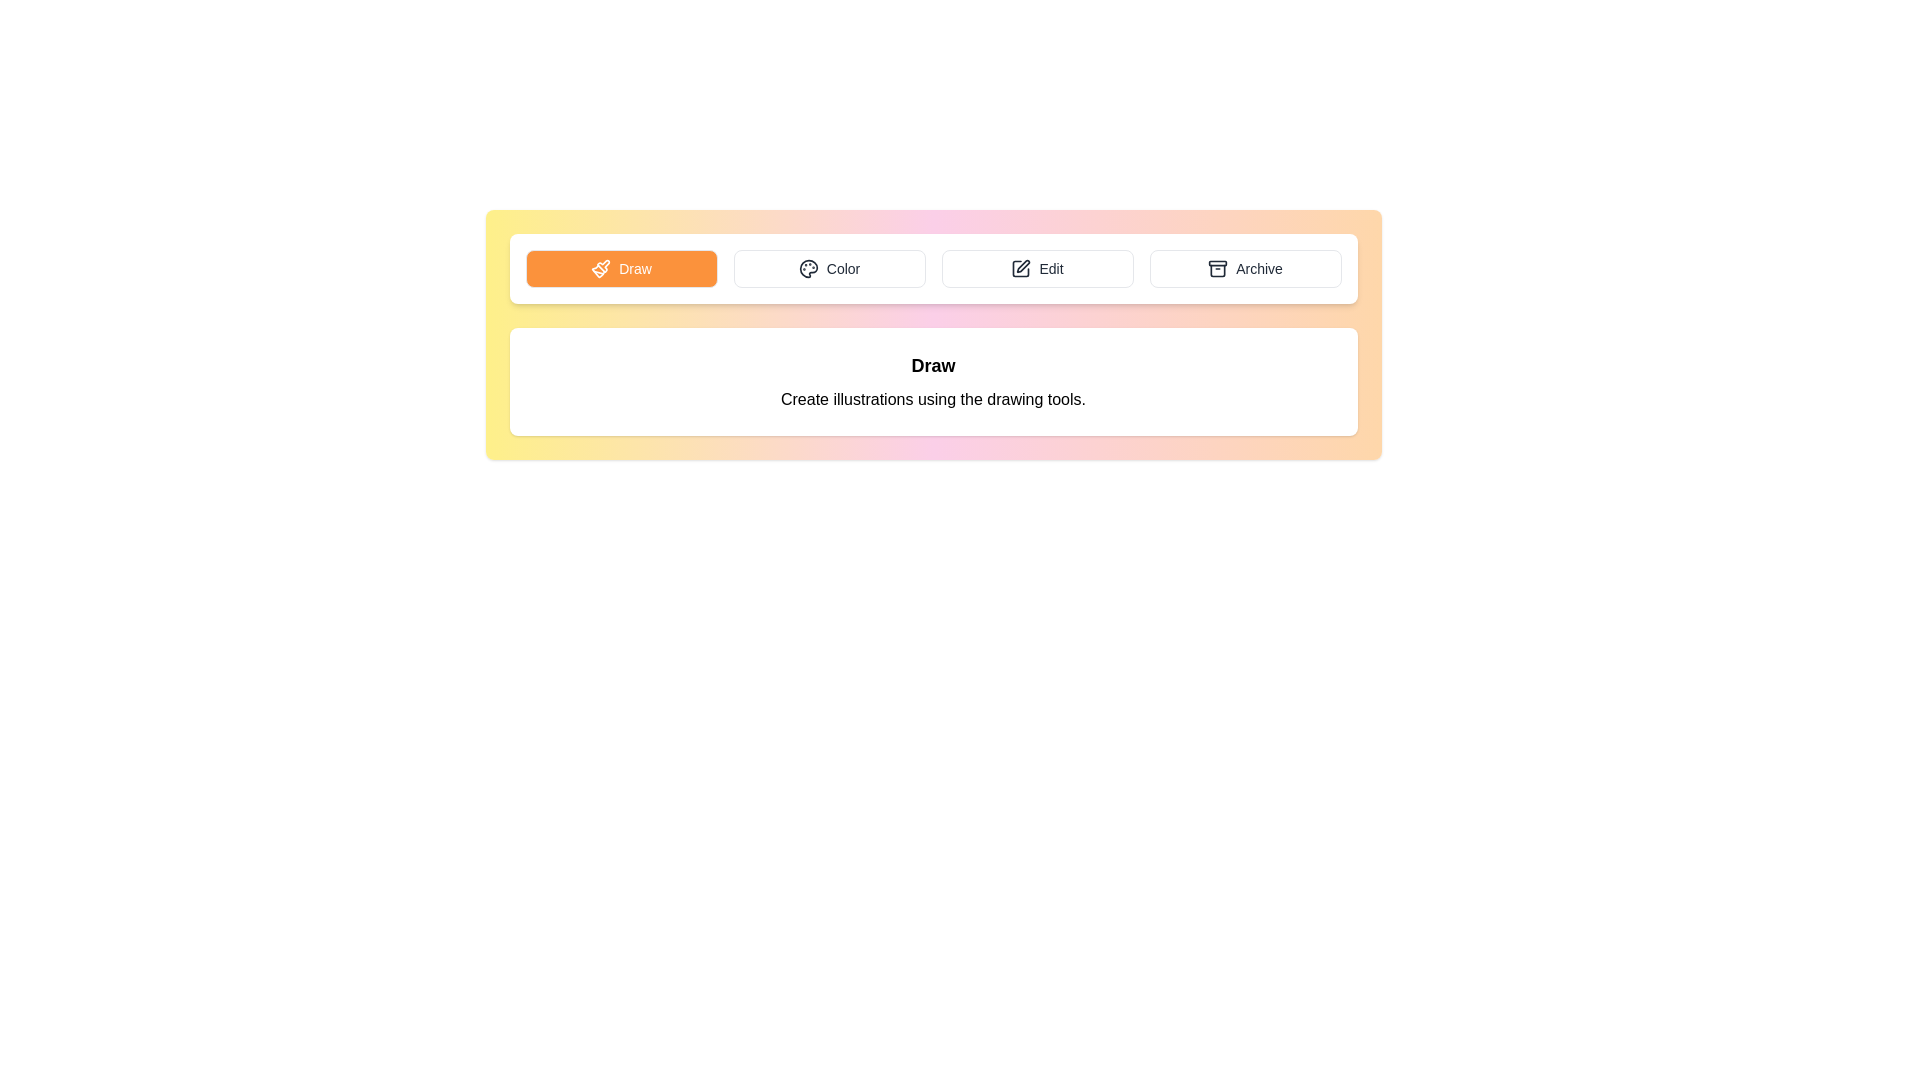 This screenshot has height=1080, width=1920. Describe the element at coordinates (1244, 268) in the screenshot. I see `the Archive tab by clicking on its button` at that location.